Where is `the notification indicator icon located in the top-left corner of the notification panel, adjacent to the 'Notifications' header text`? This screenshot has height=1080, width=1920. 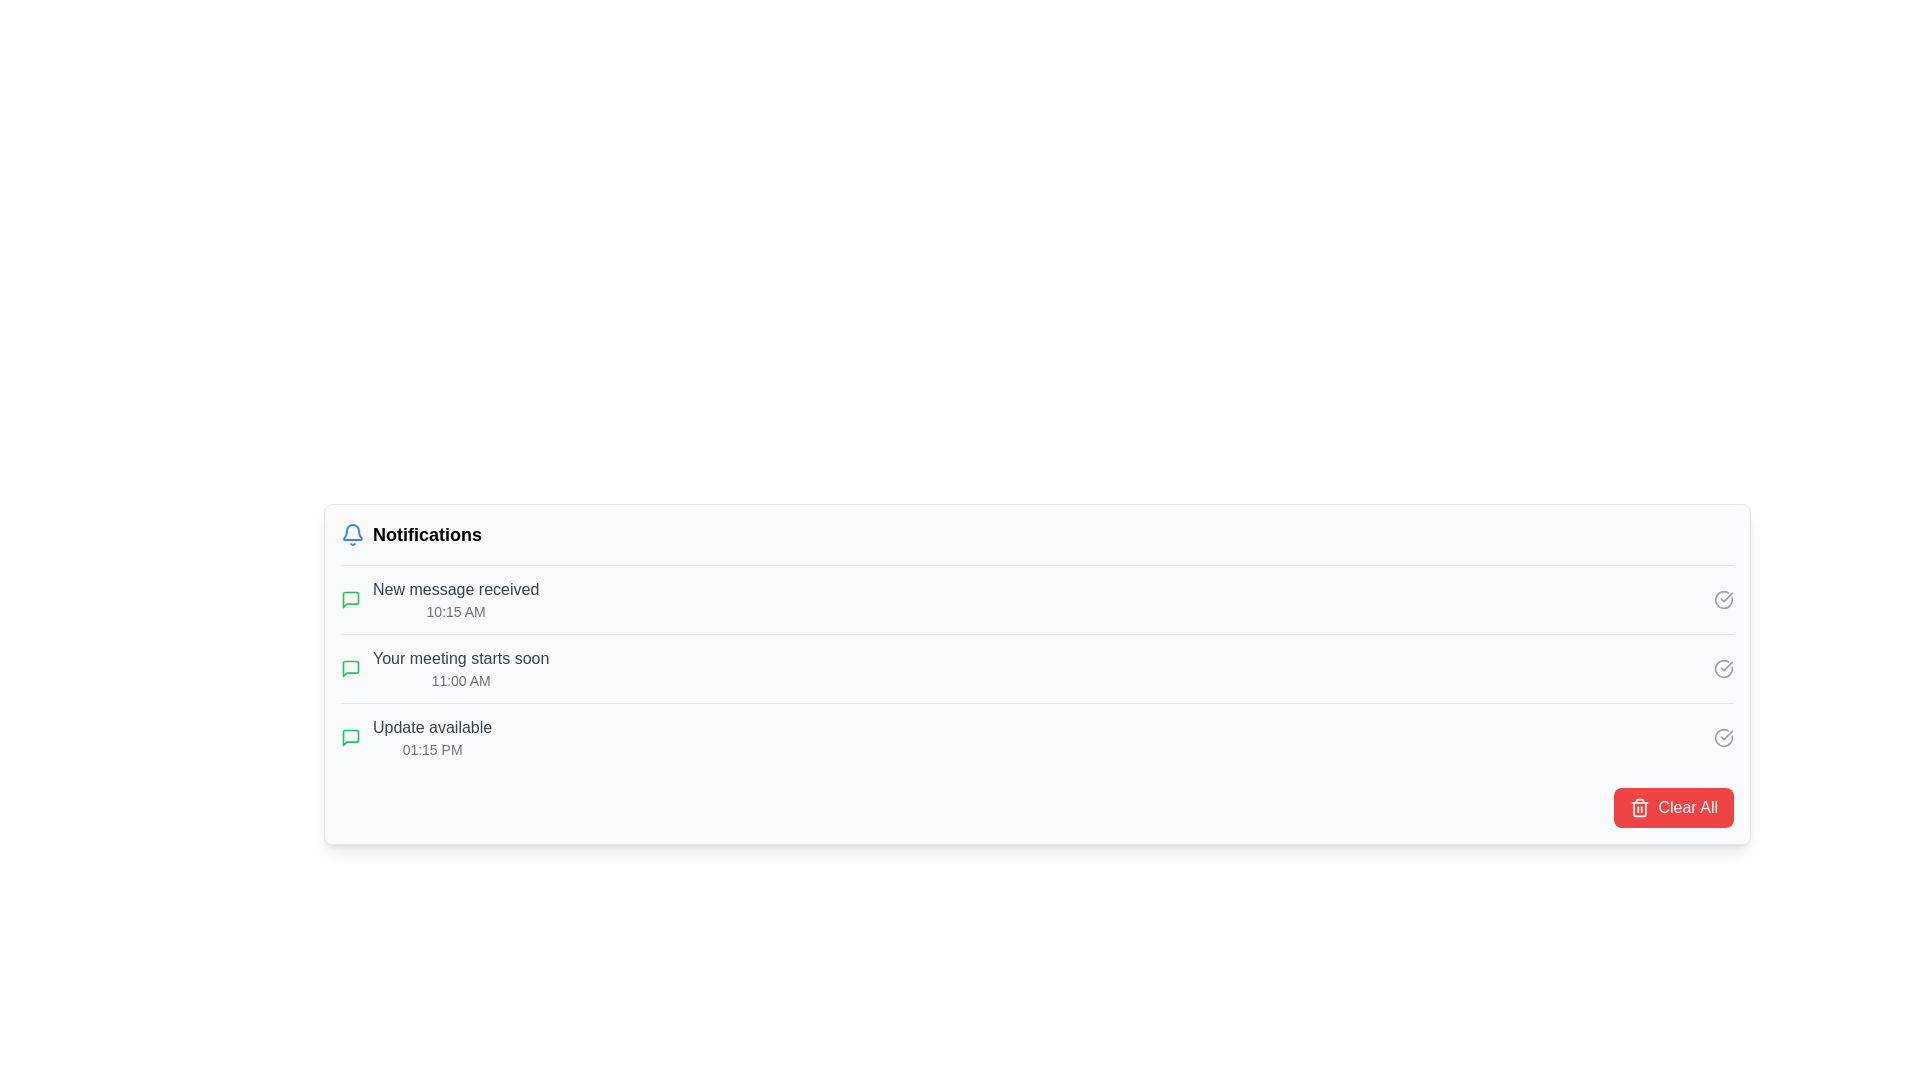 the notification indicator icon located in the top-left corner of the notification panel, adjacent to the 'Notifications' header text is located at coordinates (353, 531).